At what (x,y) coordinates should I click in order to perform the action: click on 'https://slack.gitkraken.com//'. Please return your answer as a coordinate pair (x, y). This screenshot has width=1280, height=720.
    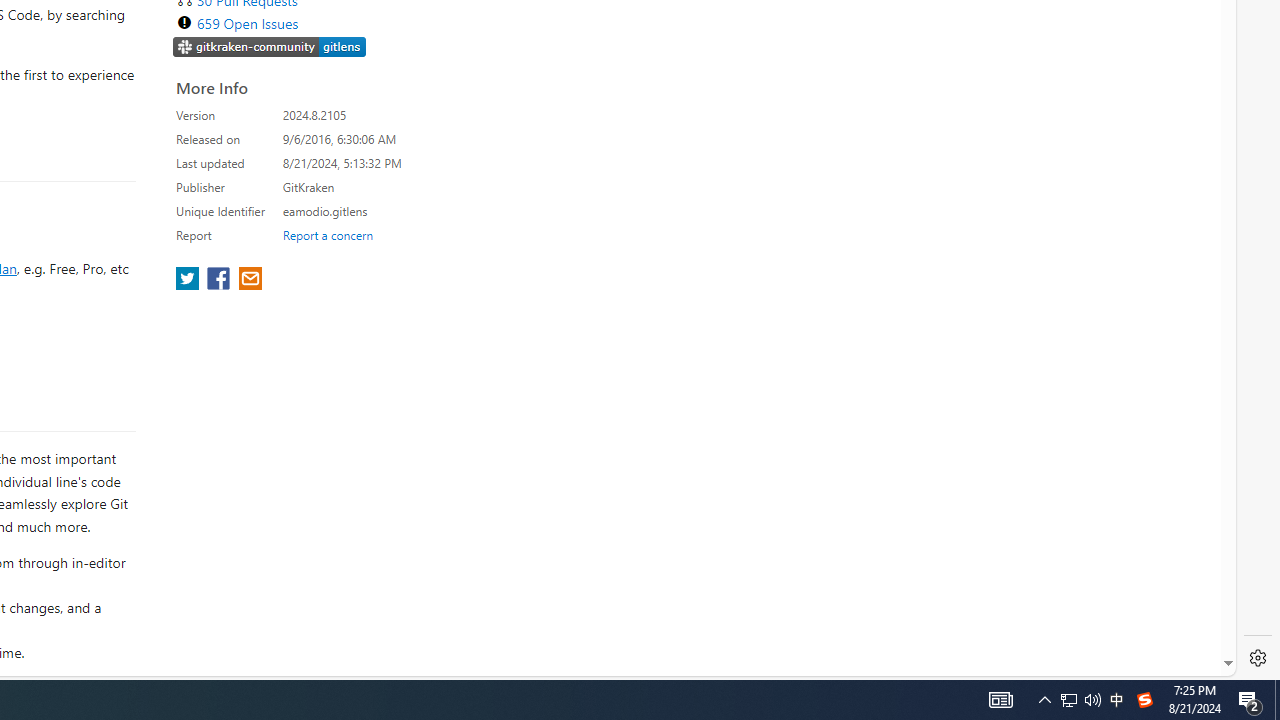
    Looking at the image, I should click on (269, 45).